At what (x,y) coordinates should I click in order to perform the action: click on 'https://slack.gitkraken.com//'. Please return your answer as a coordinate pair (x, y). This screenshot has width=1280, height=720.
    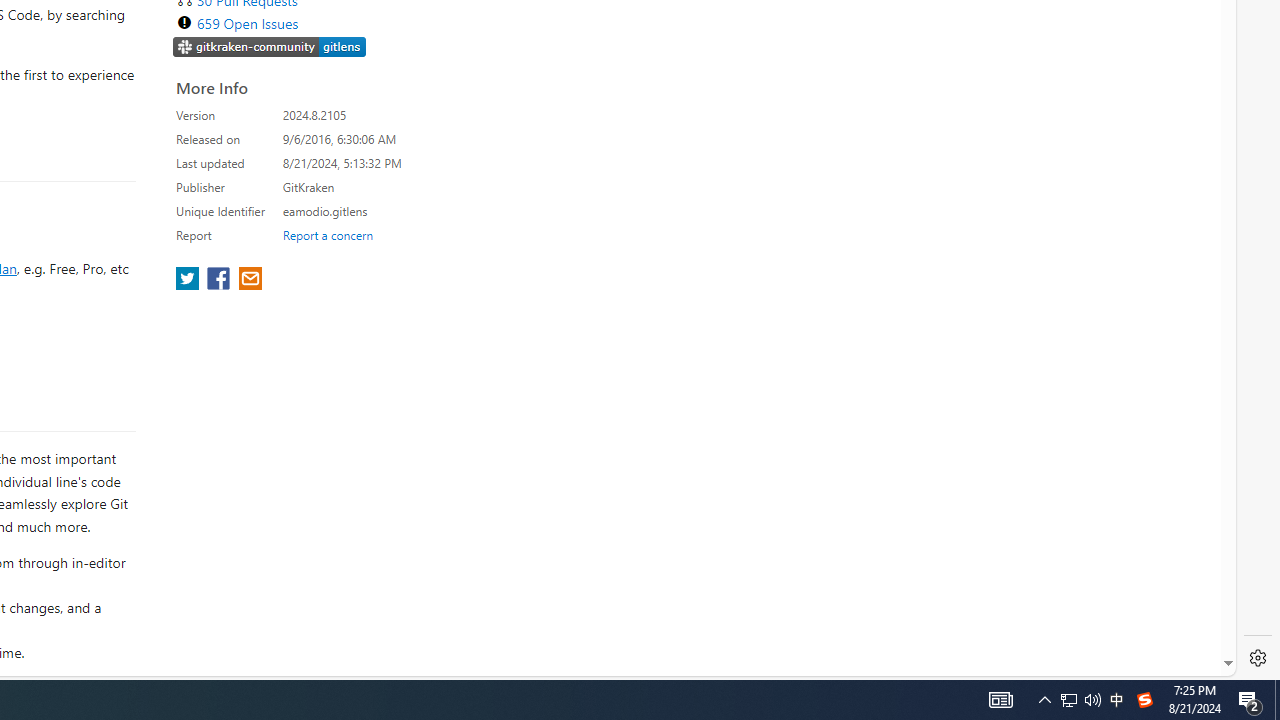
    Looking at the image, I should click on (269, 45).